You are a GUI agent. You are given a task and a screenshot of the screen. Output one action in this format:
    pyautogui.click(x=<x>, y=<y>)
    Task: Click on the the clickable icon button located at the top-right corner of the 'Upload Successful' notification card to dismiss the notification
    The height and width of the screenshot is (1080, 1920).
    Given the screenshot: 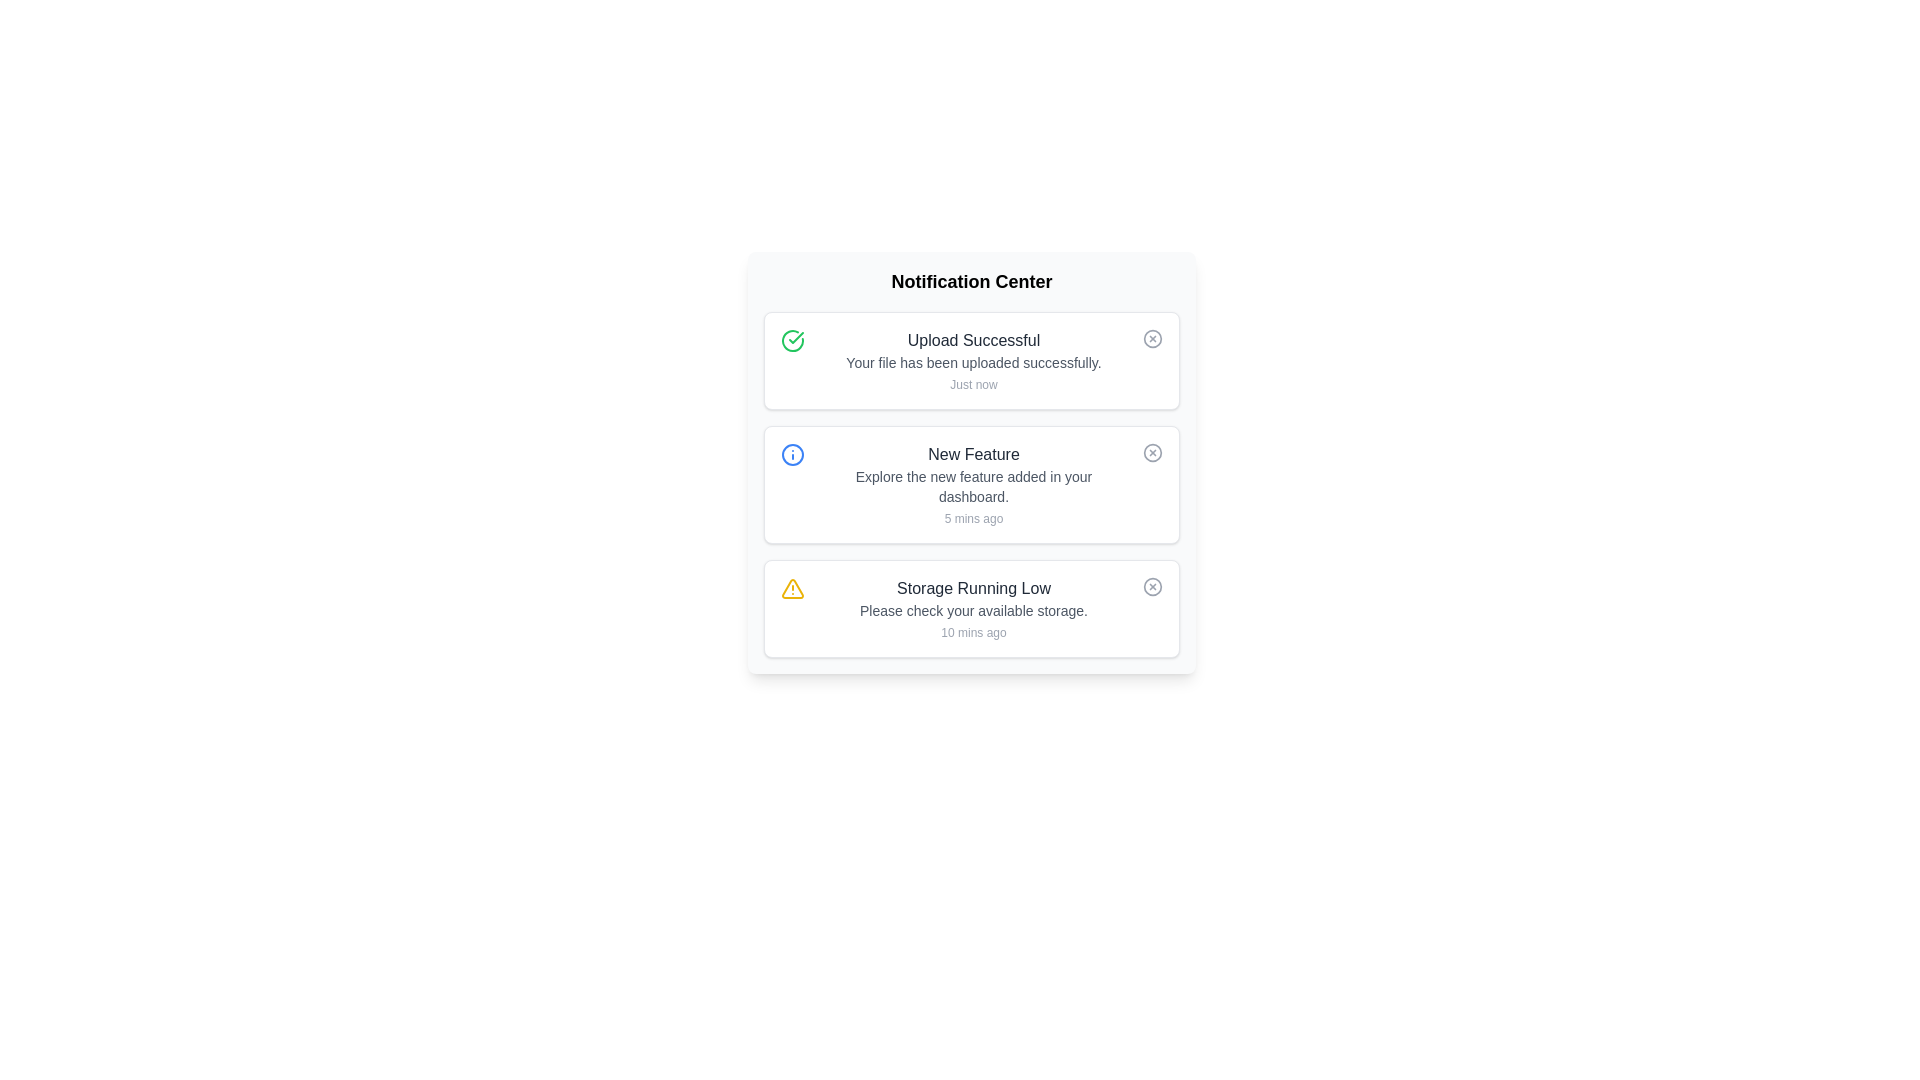 What is the action you would take?
    pyautogui.click(x=1152, y=338)
    